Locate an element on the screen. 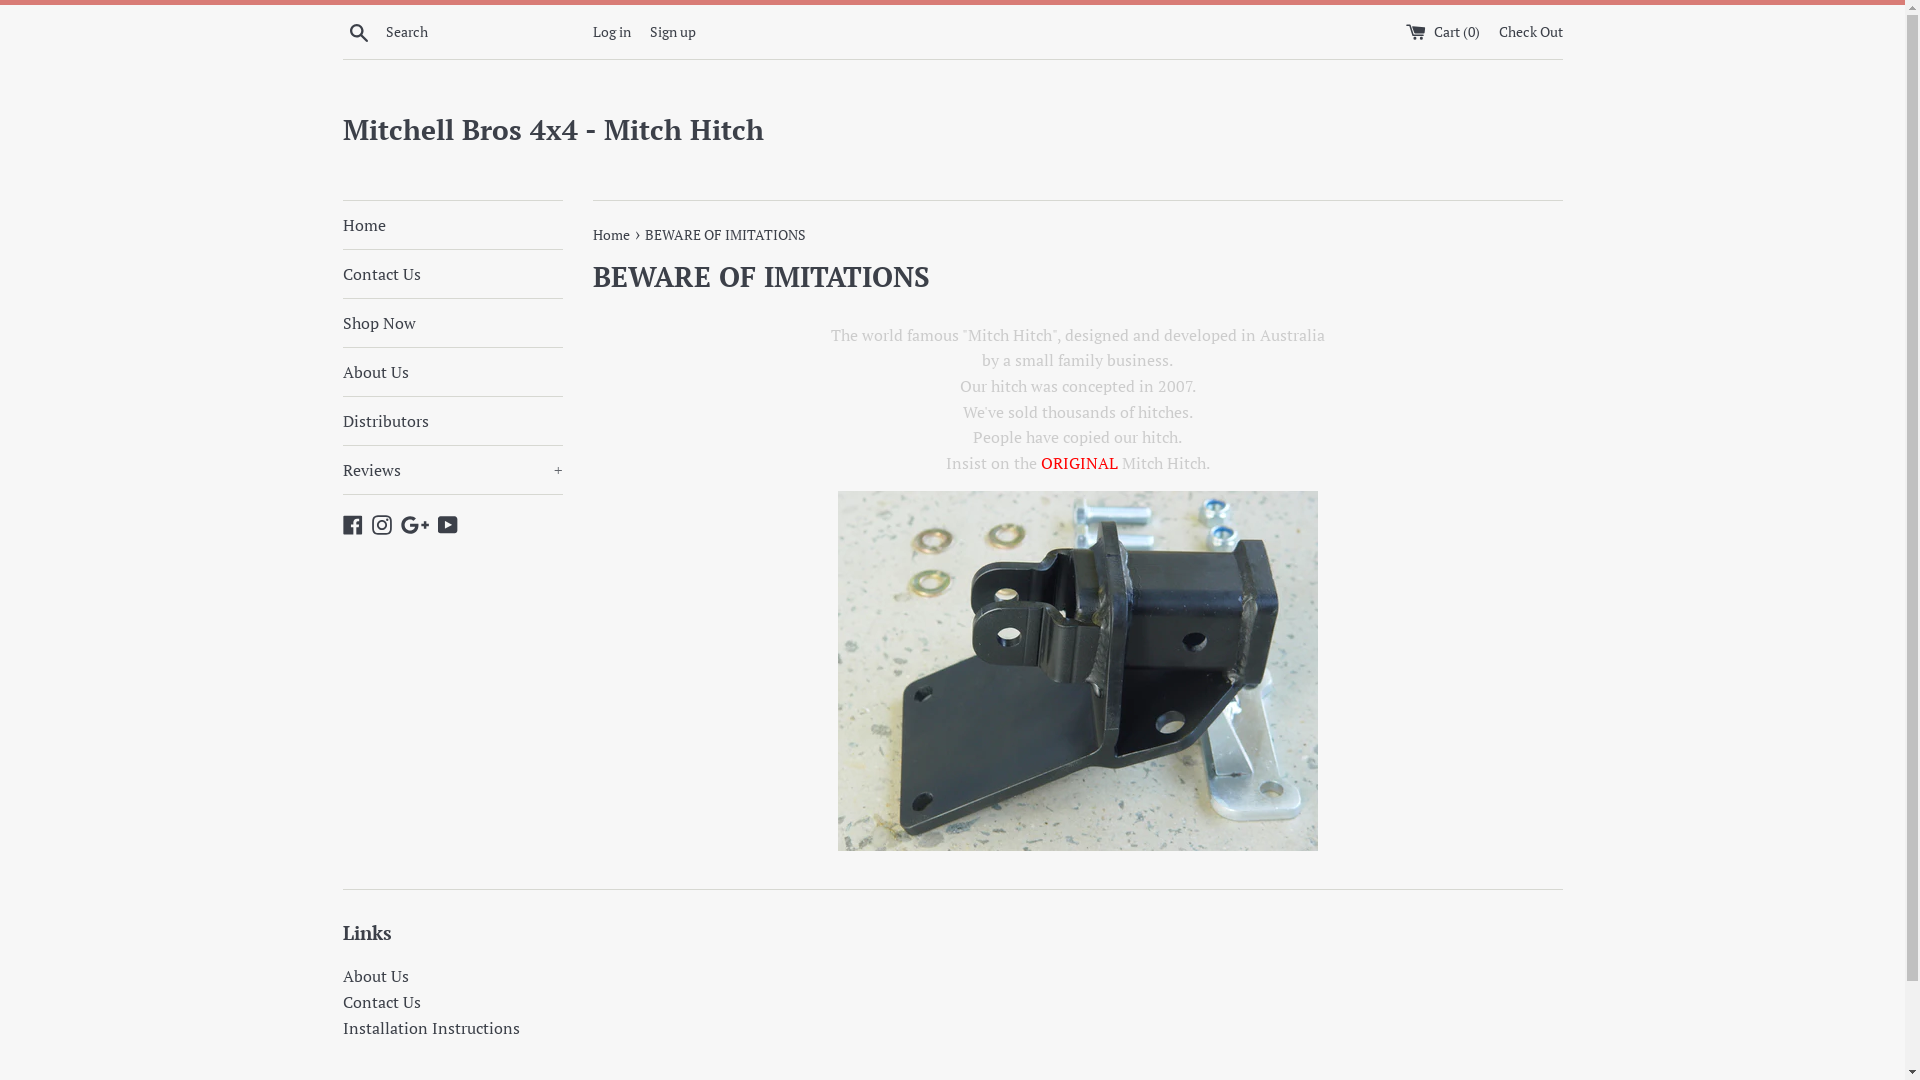 The image size is (1920, 1080). 'Shop Now' is located at coordinates (450, 322).